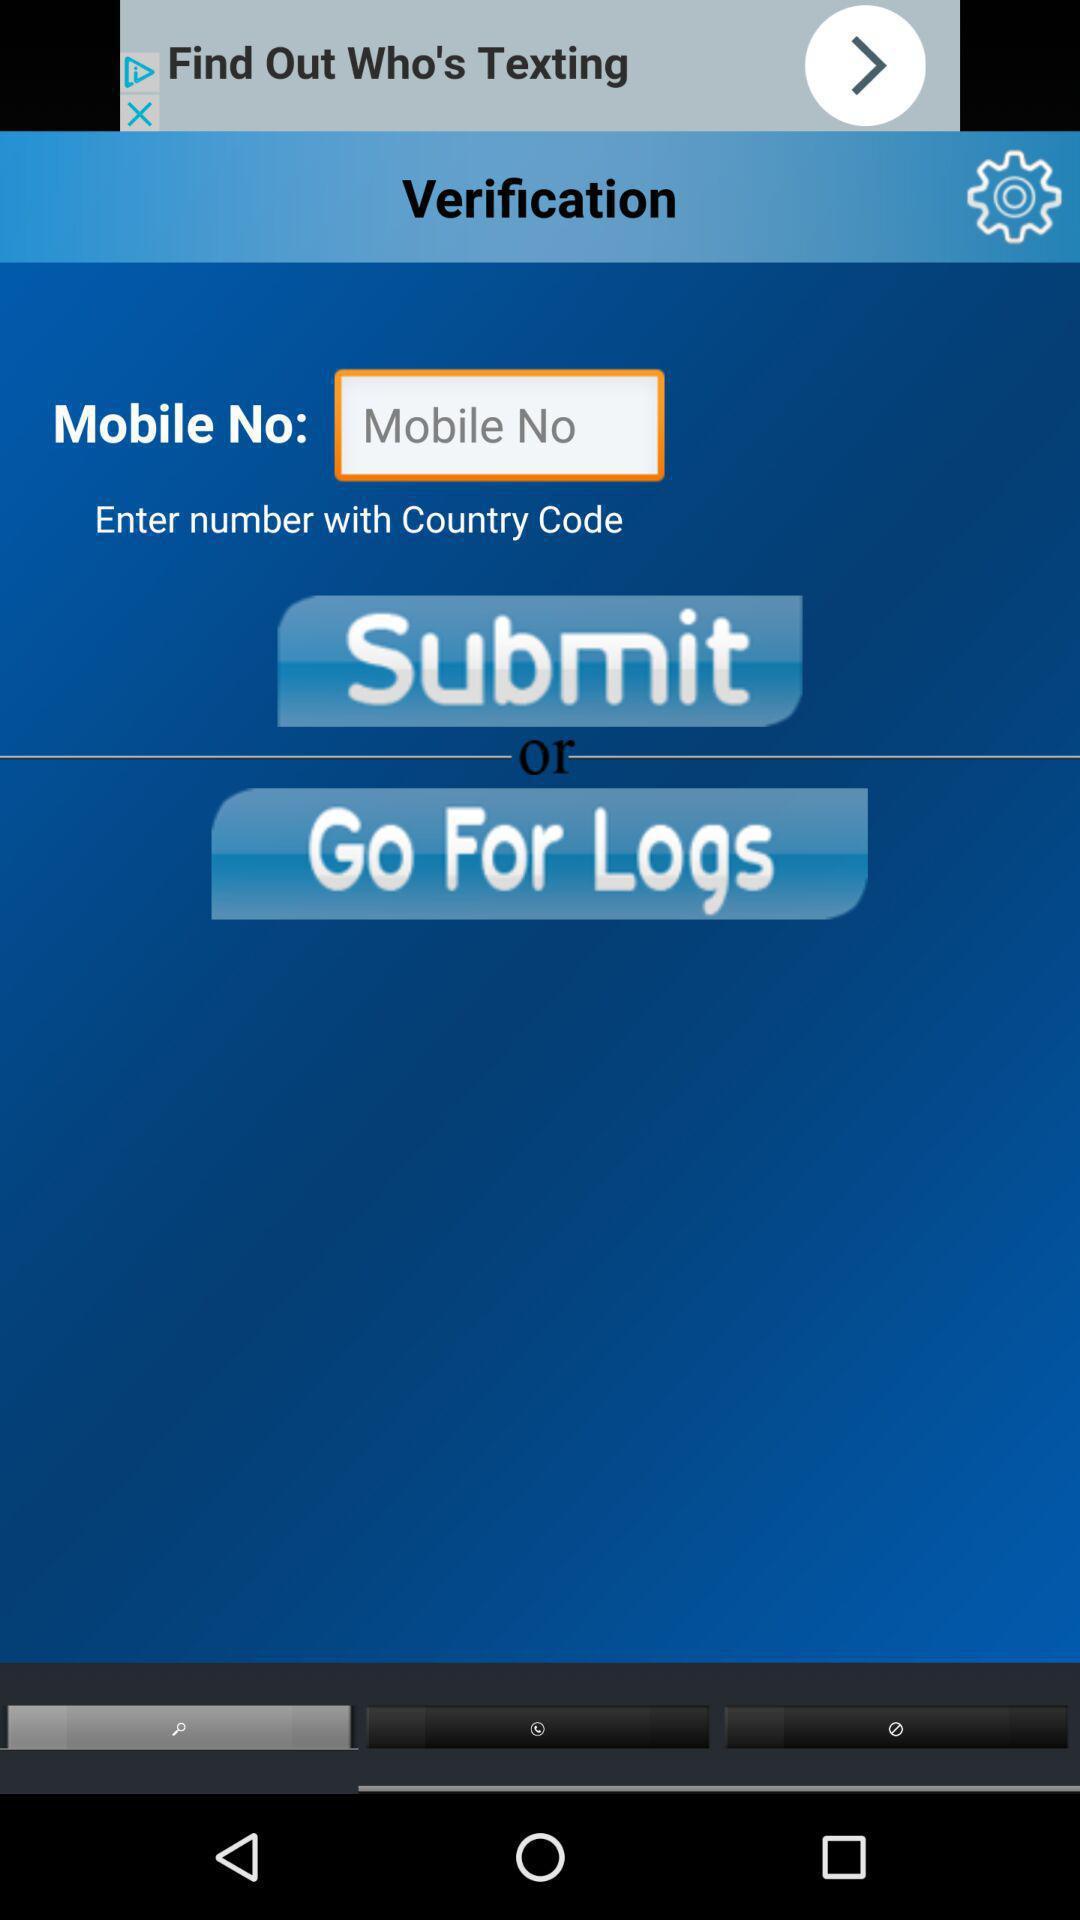 The height and width of the screenshot is (1920, 1080). Describe the element at coordinates (540, 65) in the screenshot. I see `advertisement` at that location.